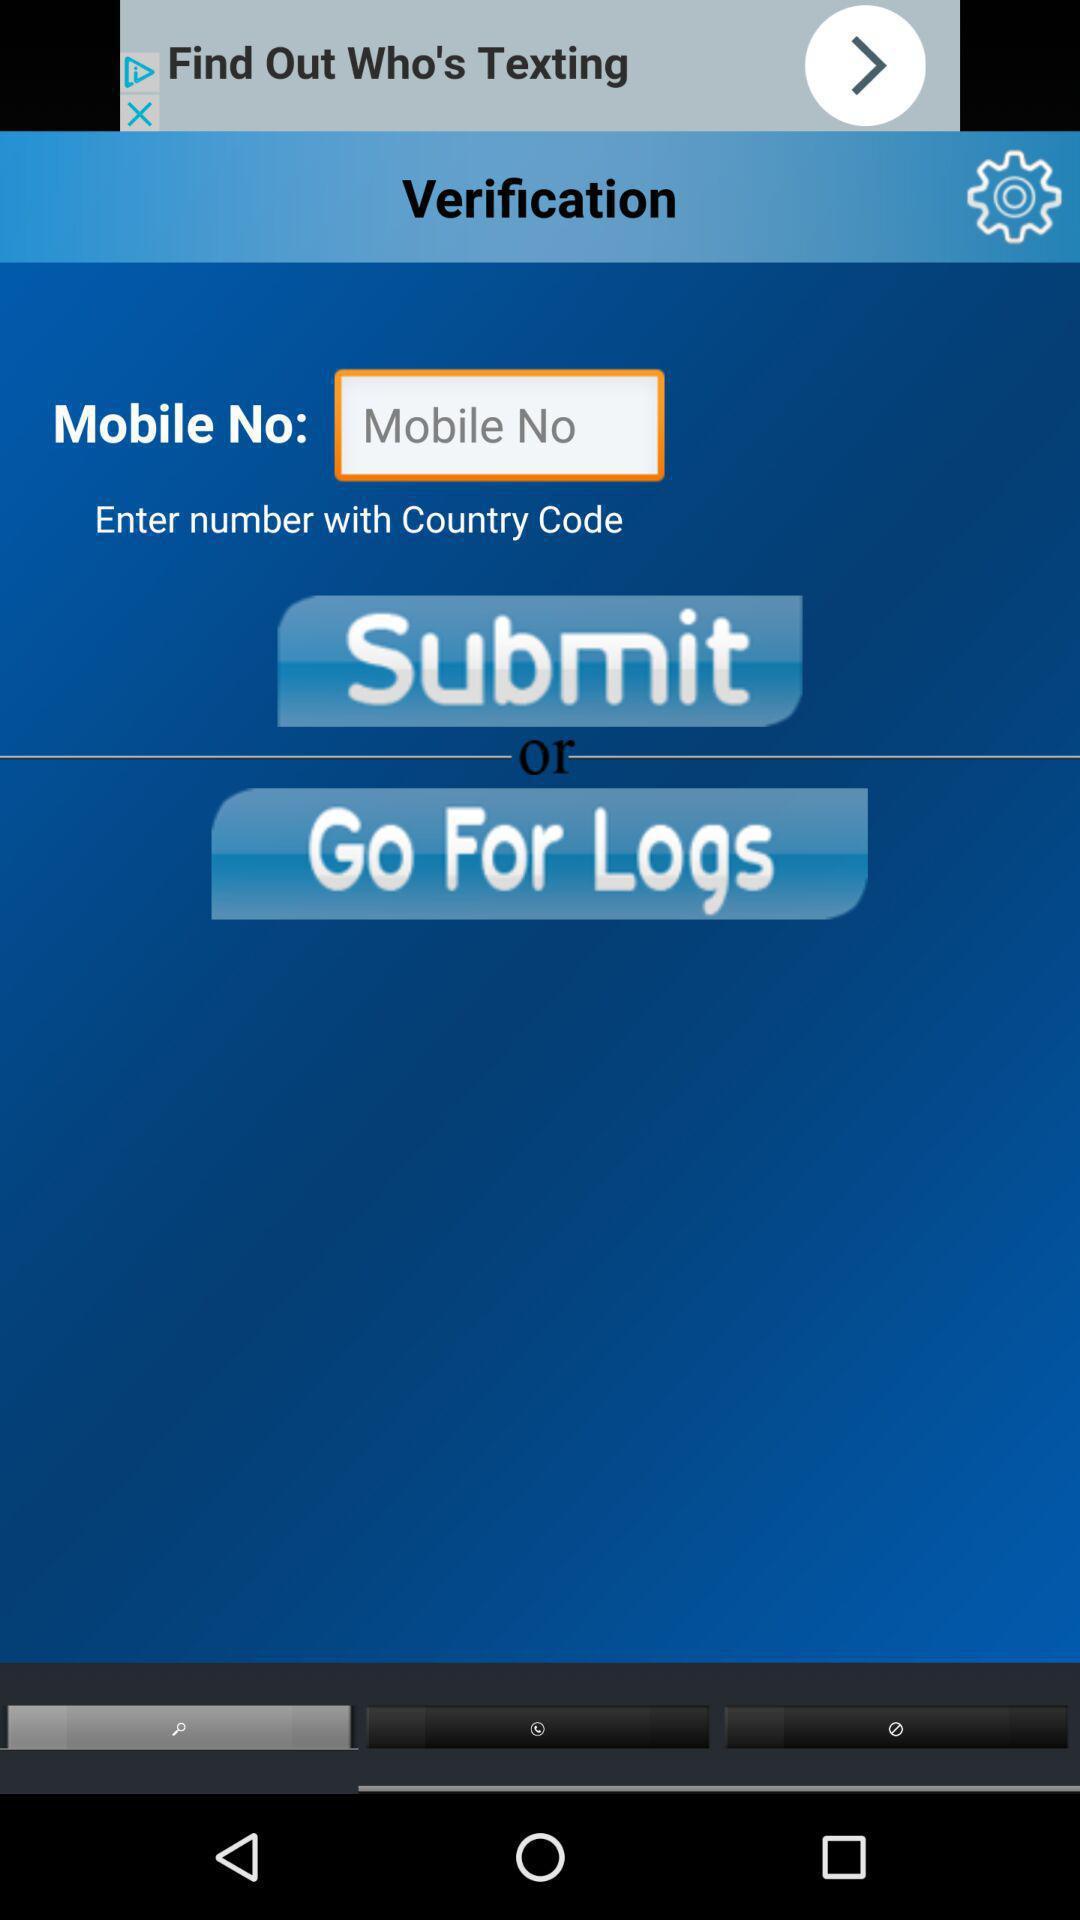 The height and width of the screenshot is (1920, 1080). Describe the element at coordinates (540, 65) in the screenshot. I see `advertisement` at that location.